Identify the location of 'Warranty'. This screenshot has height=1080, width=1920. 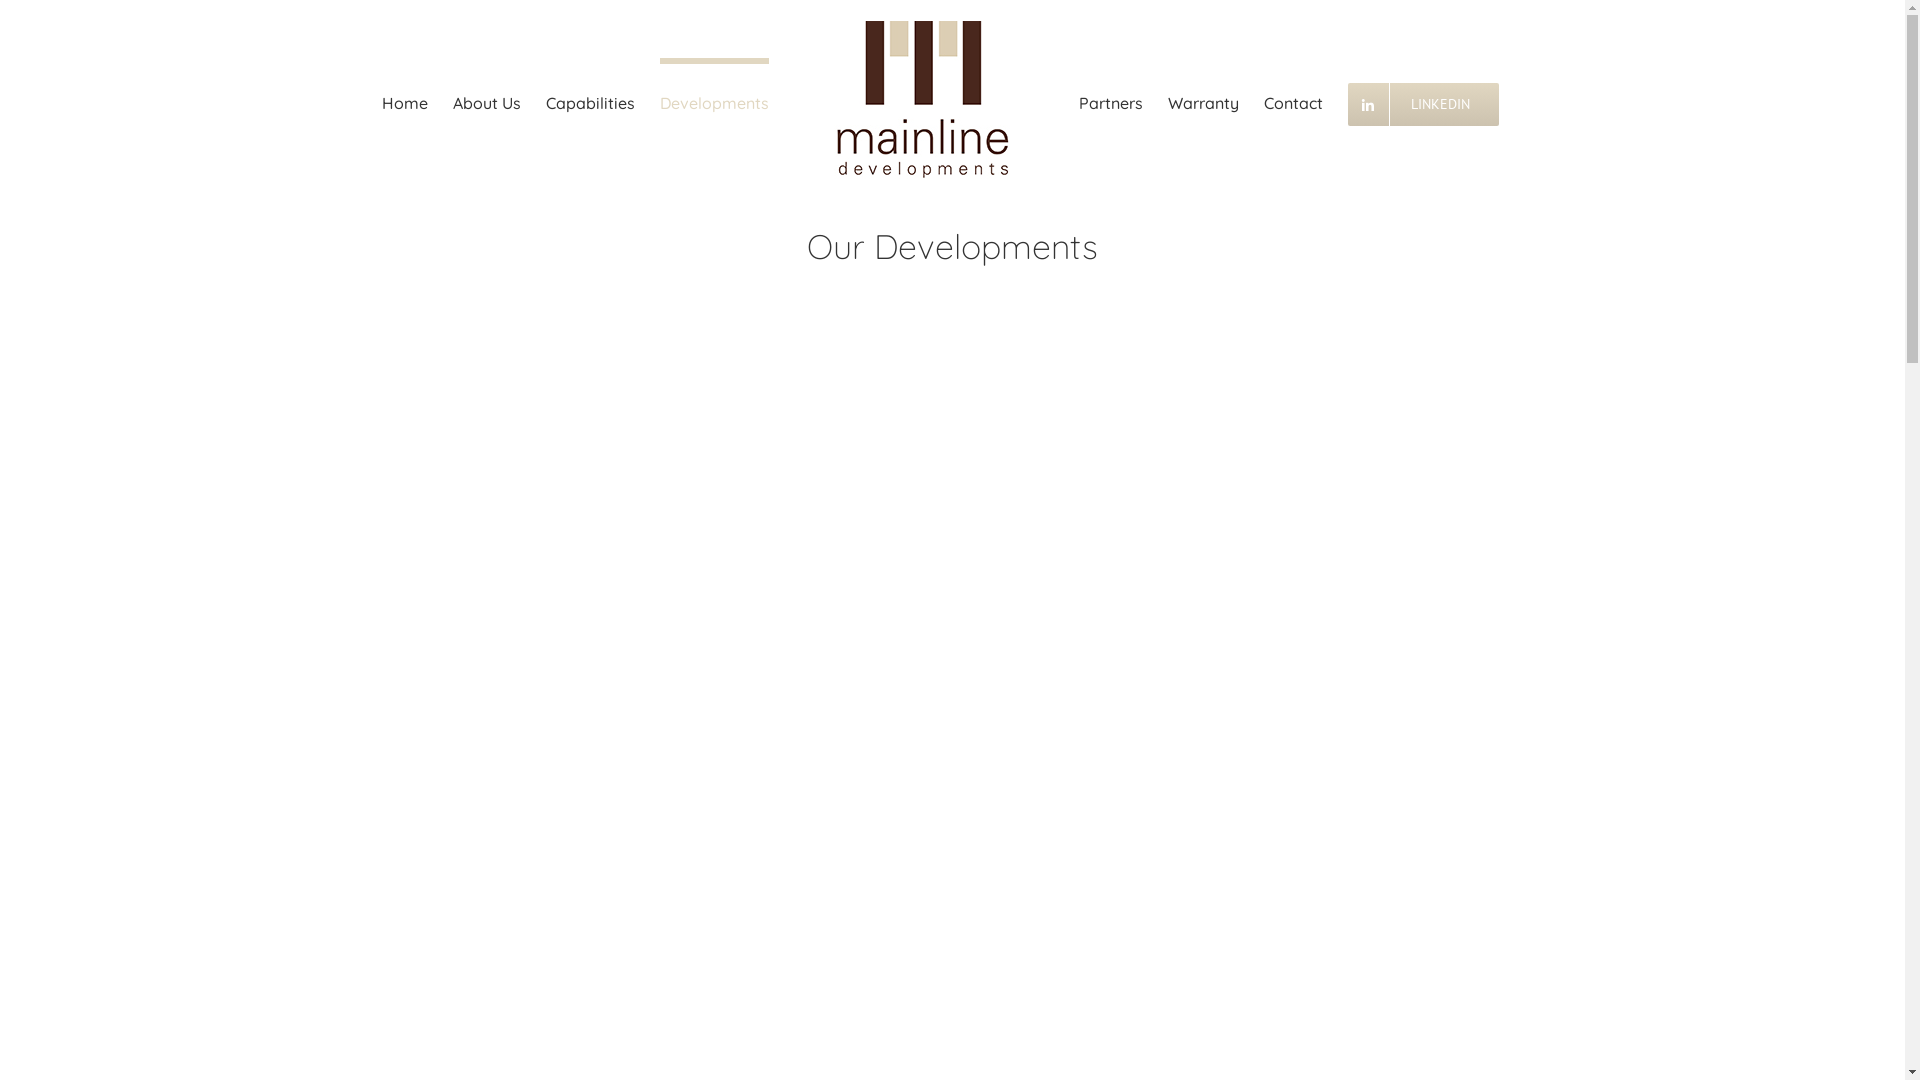
(1202, 100).